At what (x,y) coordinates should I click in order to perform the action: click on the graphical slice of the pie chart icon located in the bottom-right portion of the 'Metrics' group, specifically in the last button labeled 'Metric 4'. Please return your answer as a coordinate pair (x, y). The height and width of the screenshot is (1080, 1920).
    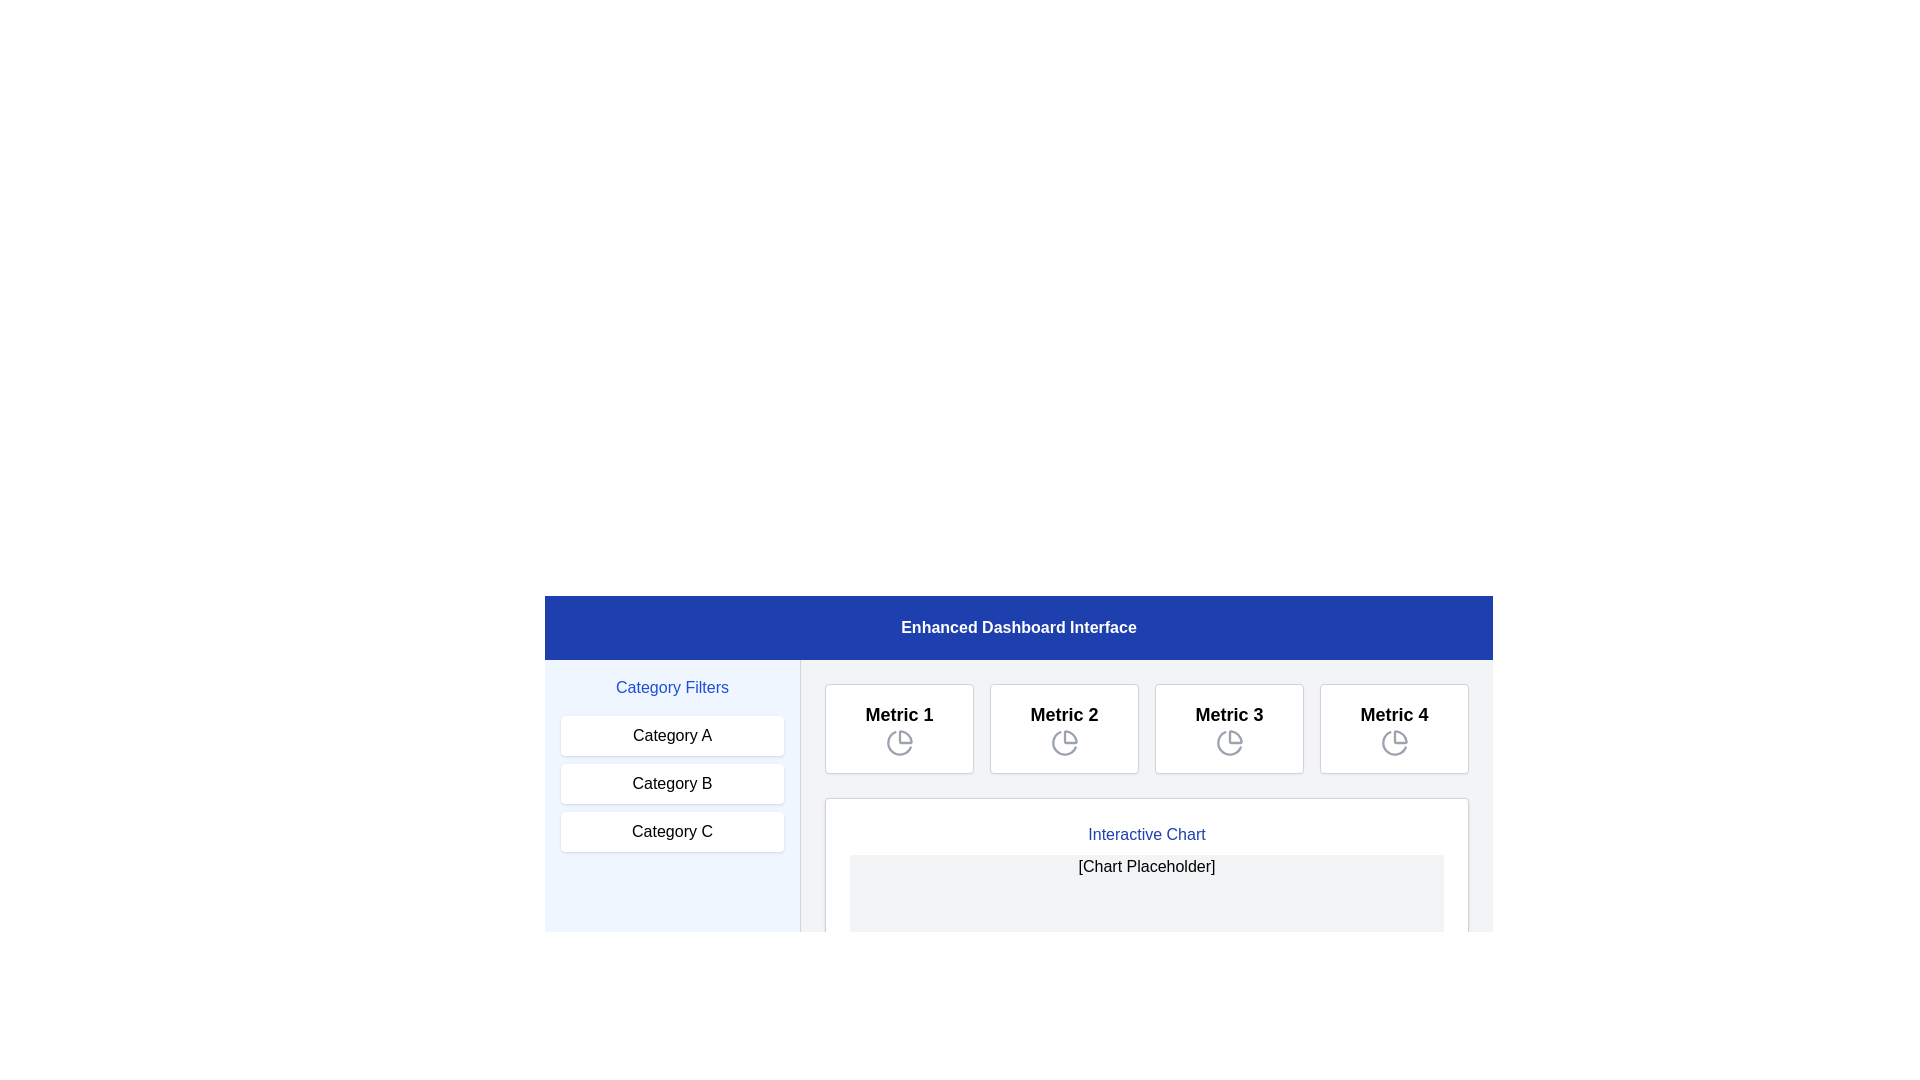
    Looking at the image, I should click on (1399, 737).